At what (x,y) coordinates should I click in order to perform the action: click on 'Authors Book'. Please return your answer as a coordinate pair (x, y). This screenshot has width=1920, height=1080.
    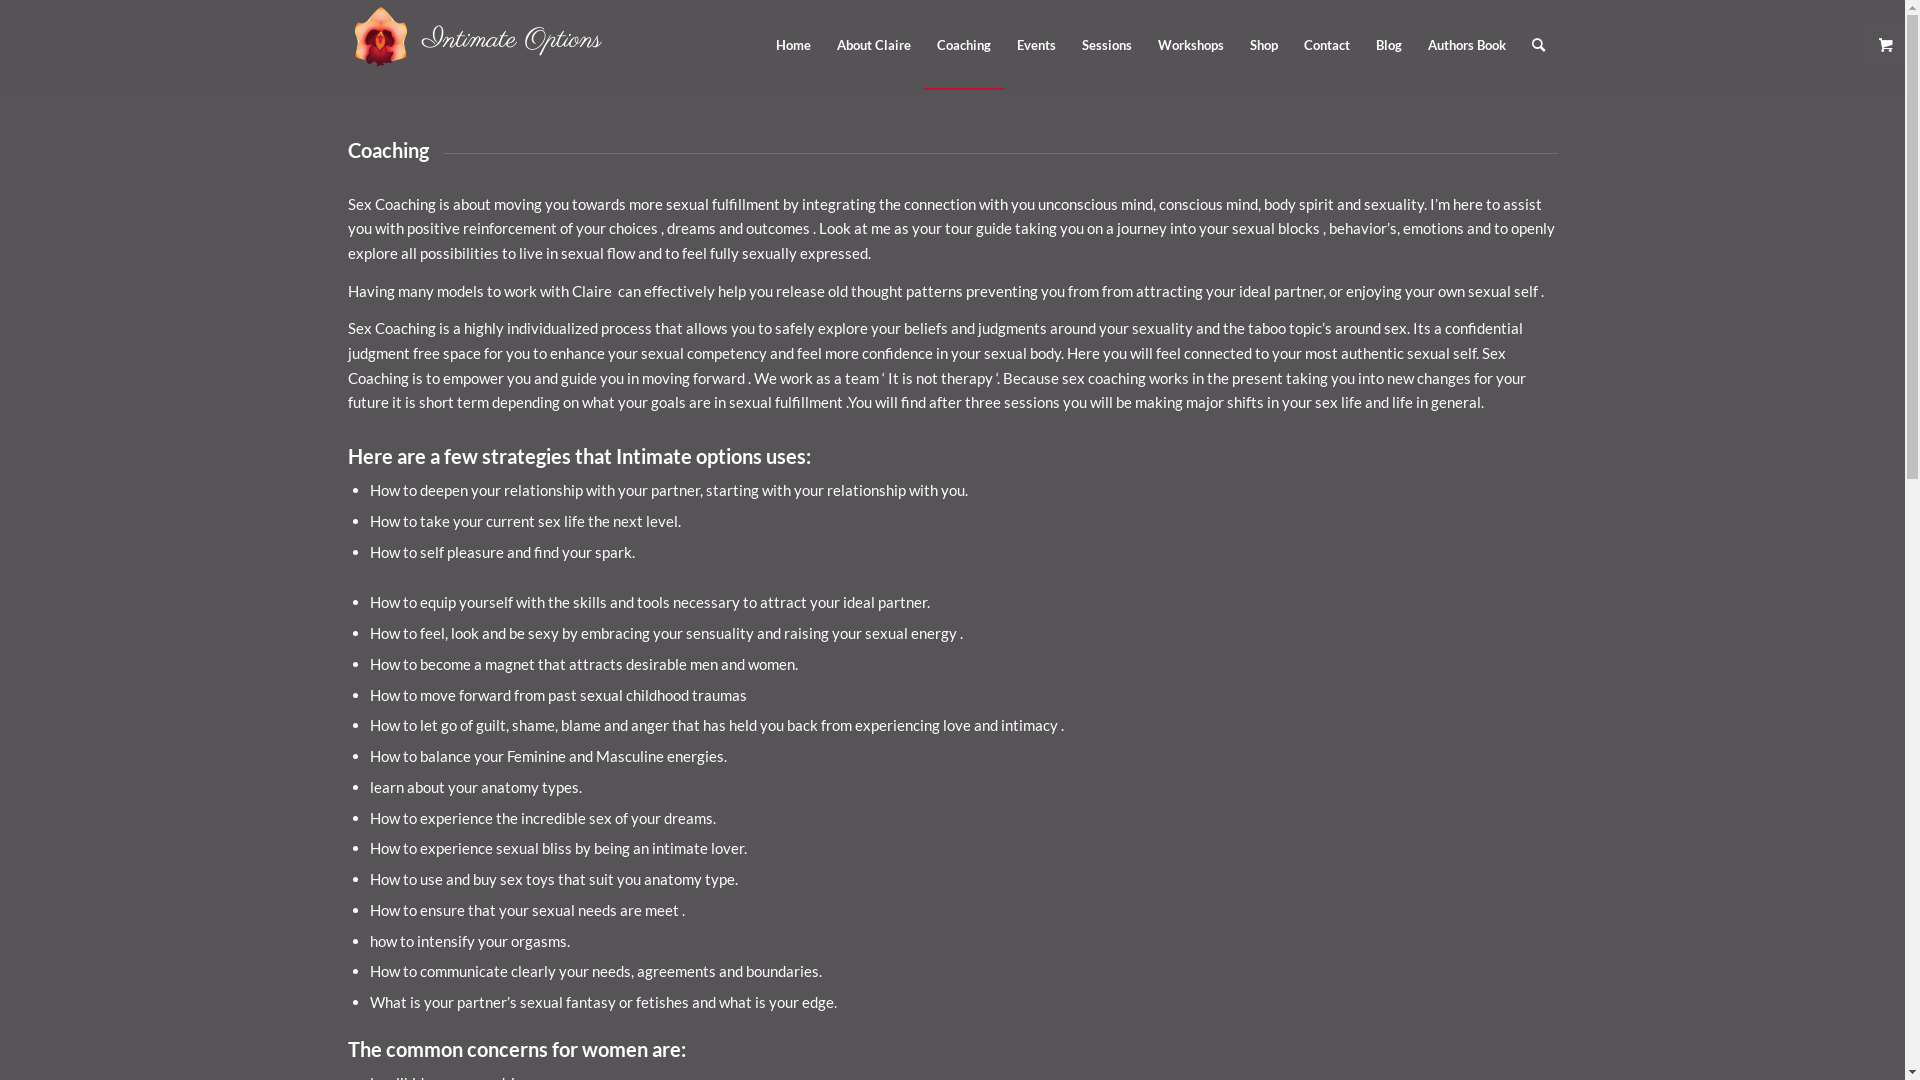
    Looking at the image, I should click on (1465, 45).